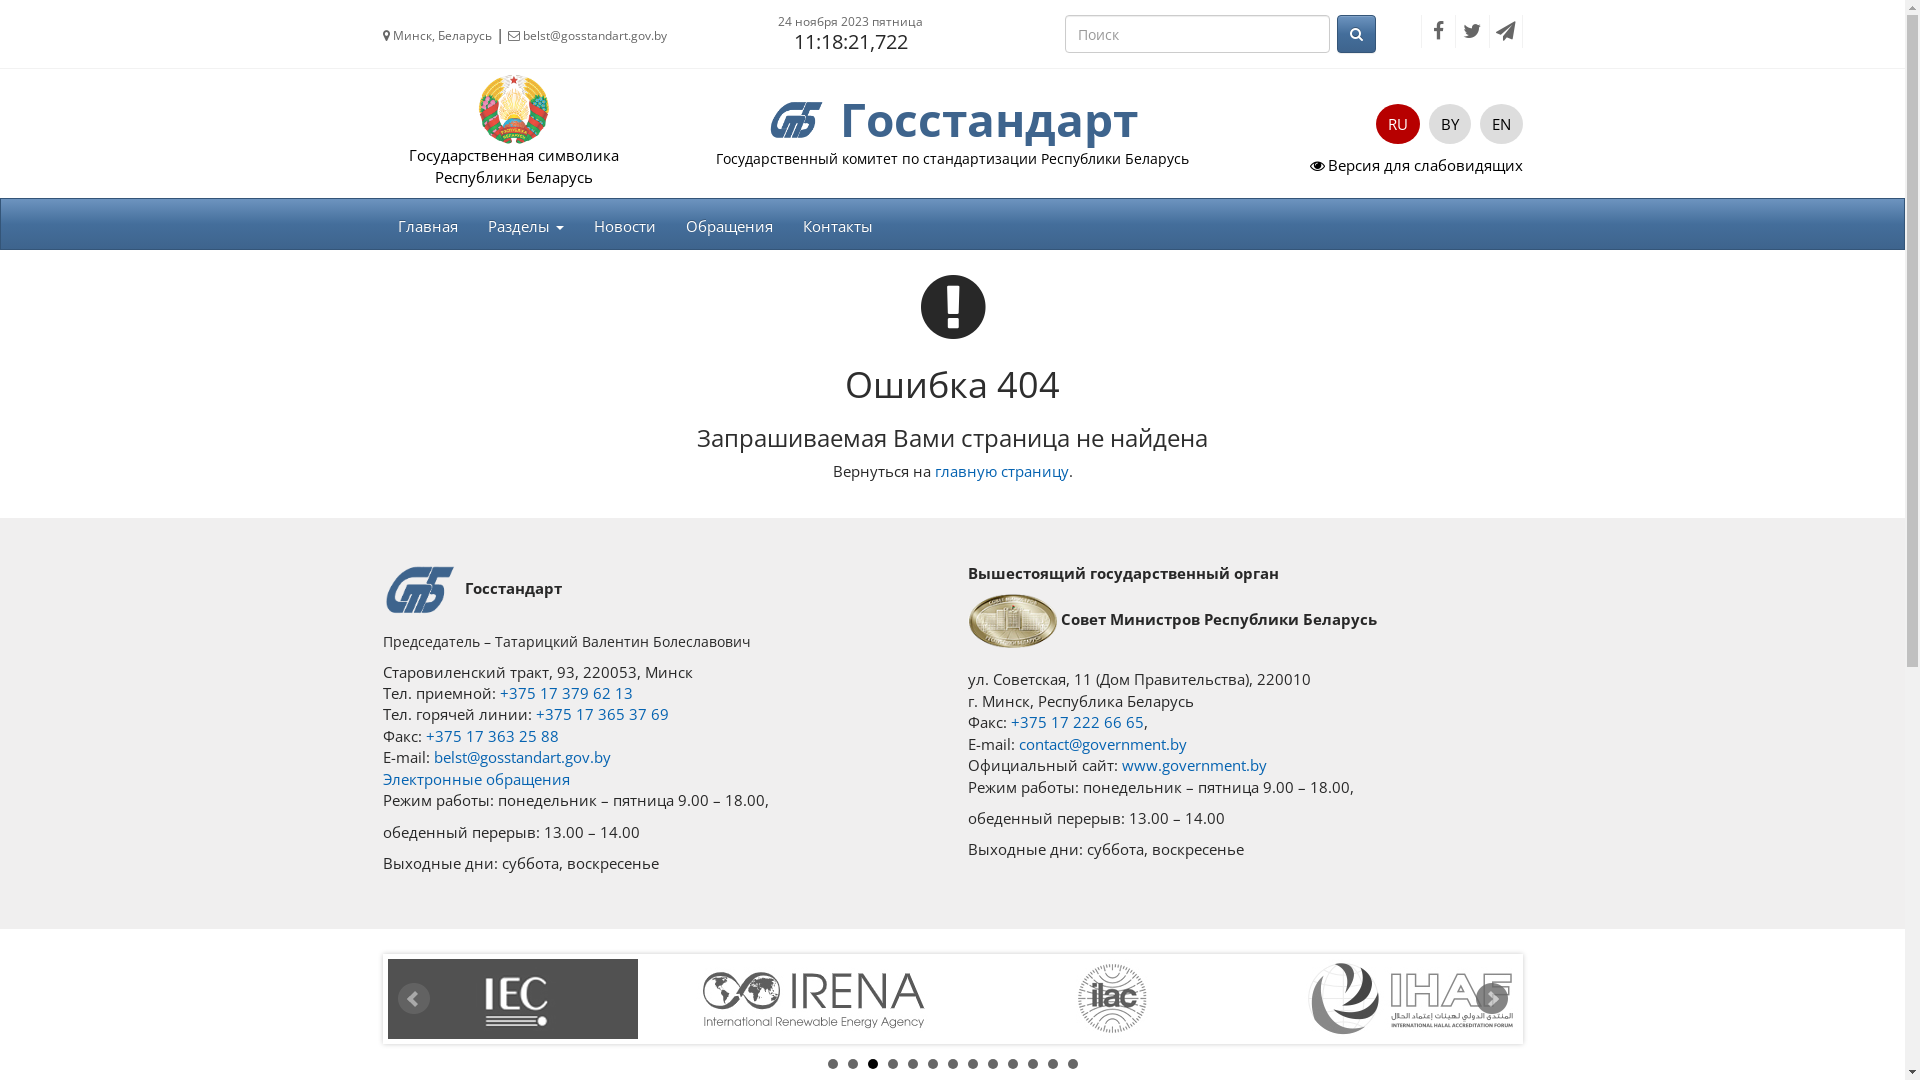  Describe the element at coordinates (1012, 1063) in the screenshot. I see `'10'` at that location.